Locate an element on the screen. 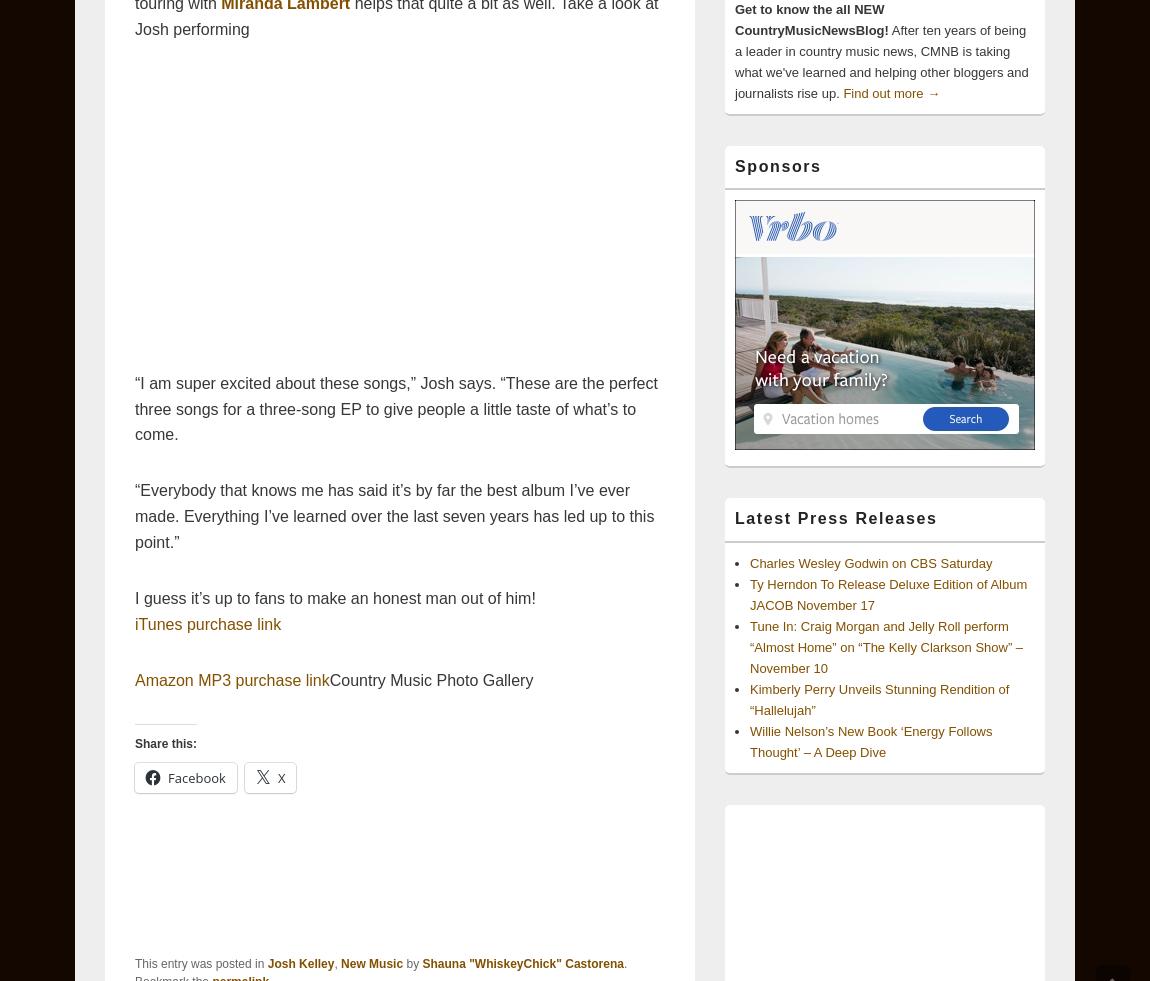 This screenshot has height=981, width=1150. 'Get to know the all NEW CountryMusicNewsBlog!' is located at coordinates (810, 18).